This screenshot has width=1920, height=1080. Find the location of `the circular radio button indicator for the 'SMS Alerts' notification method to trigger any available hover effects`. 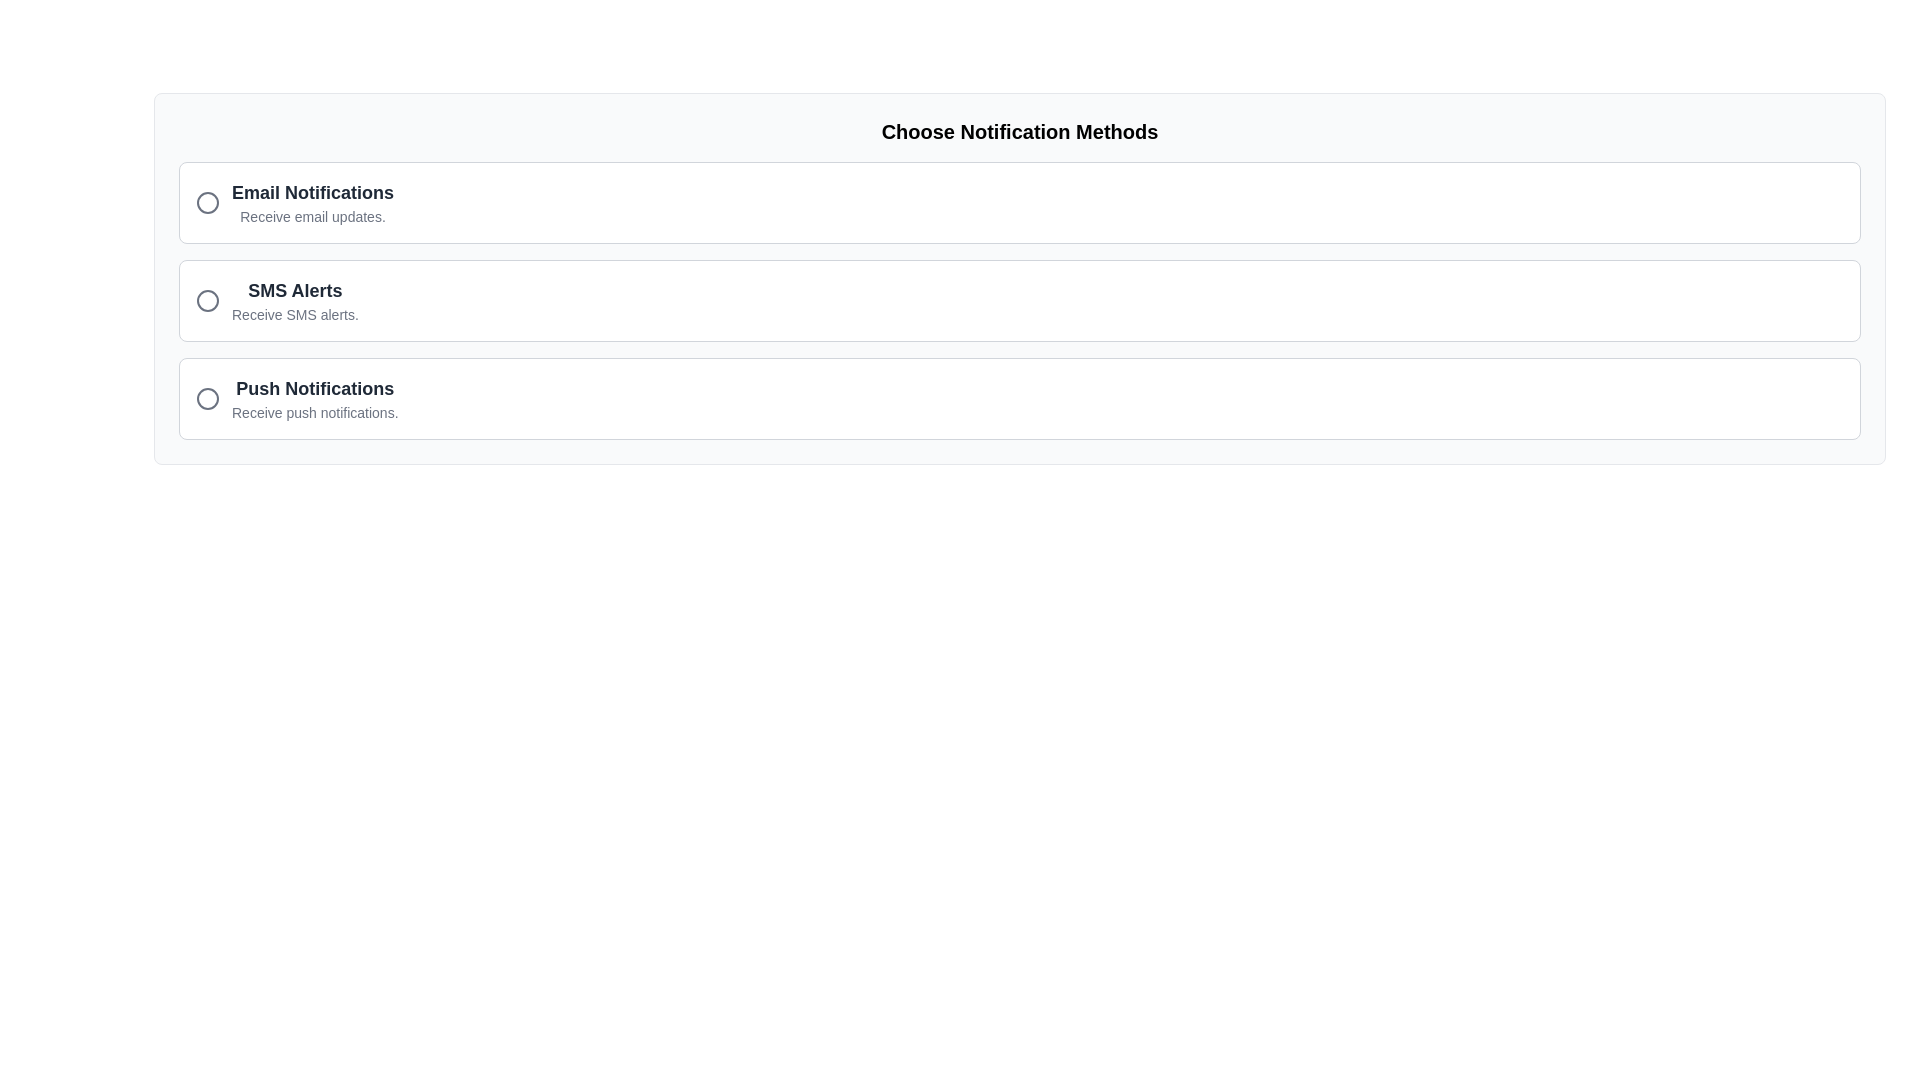

the circular radio button indicator for the 'SMS Alerts' notification method to trigger any available hover effects is located at coordinates (207, 300).